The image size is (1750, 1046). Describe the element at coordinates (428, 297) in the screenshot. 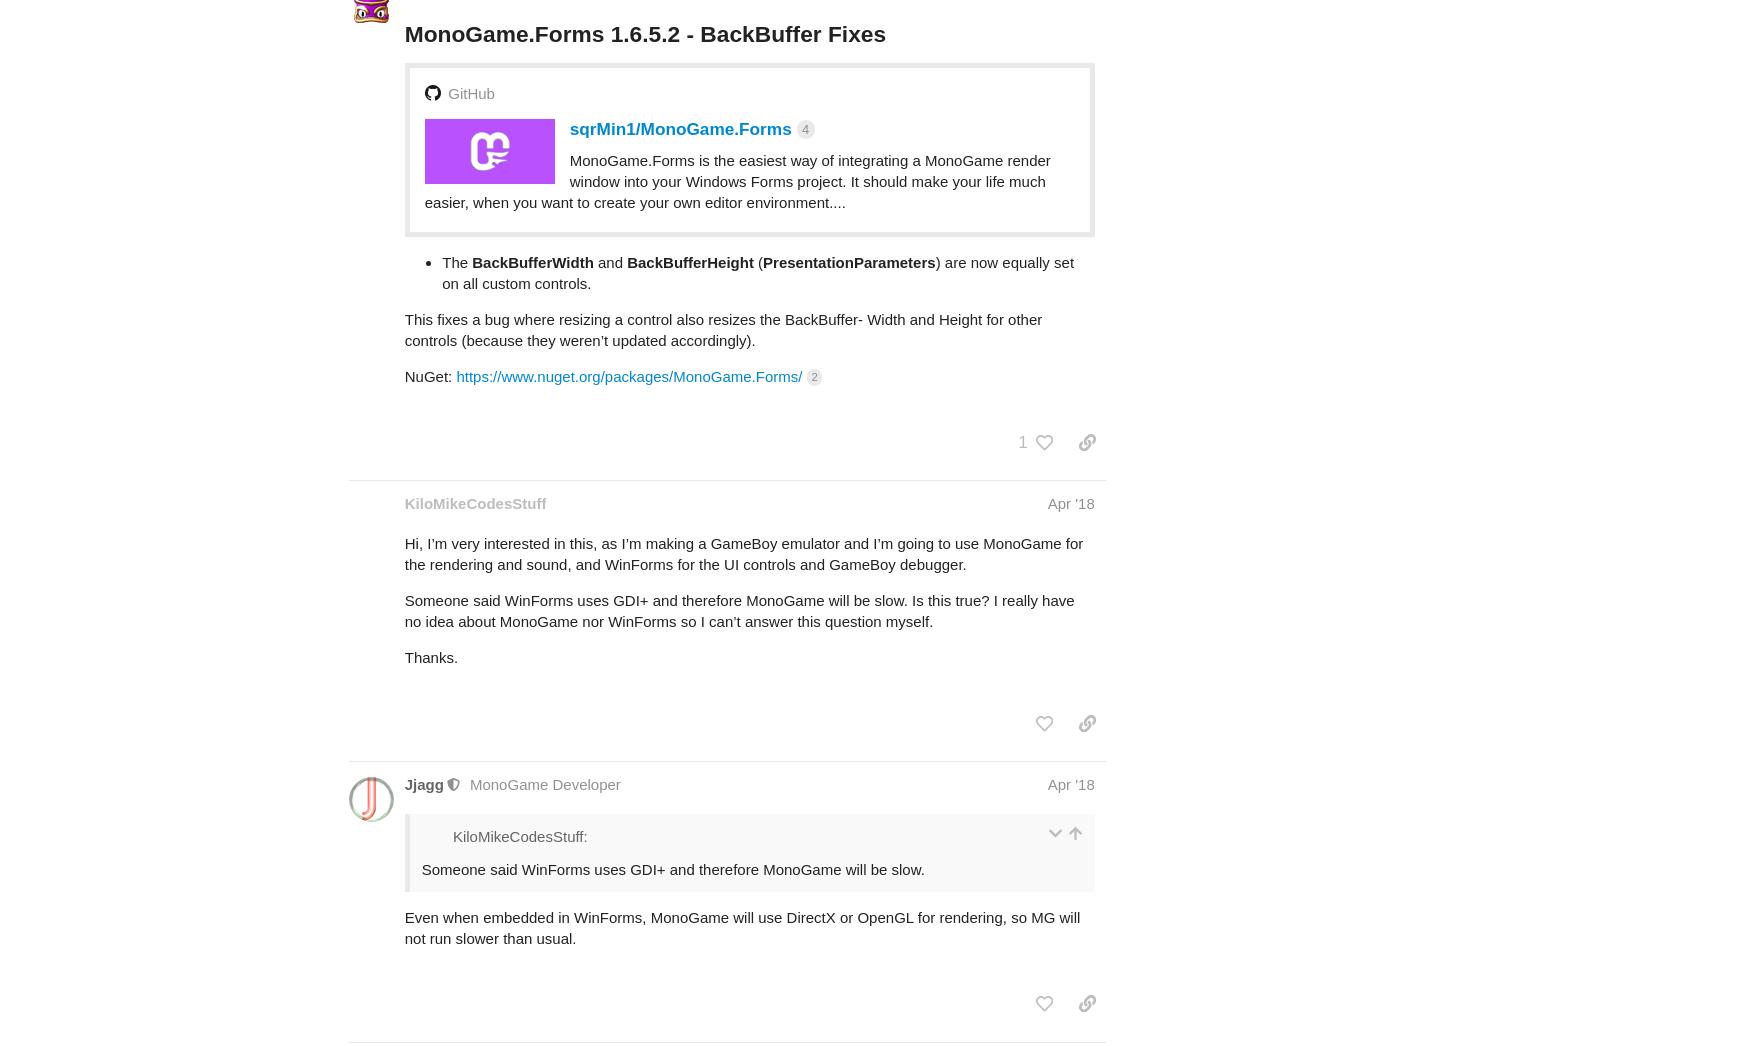

I see `'NuGet:'` at that location.